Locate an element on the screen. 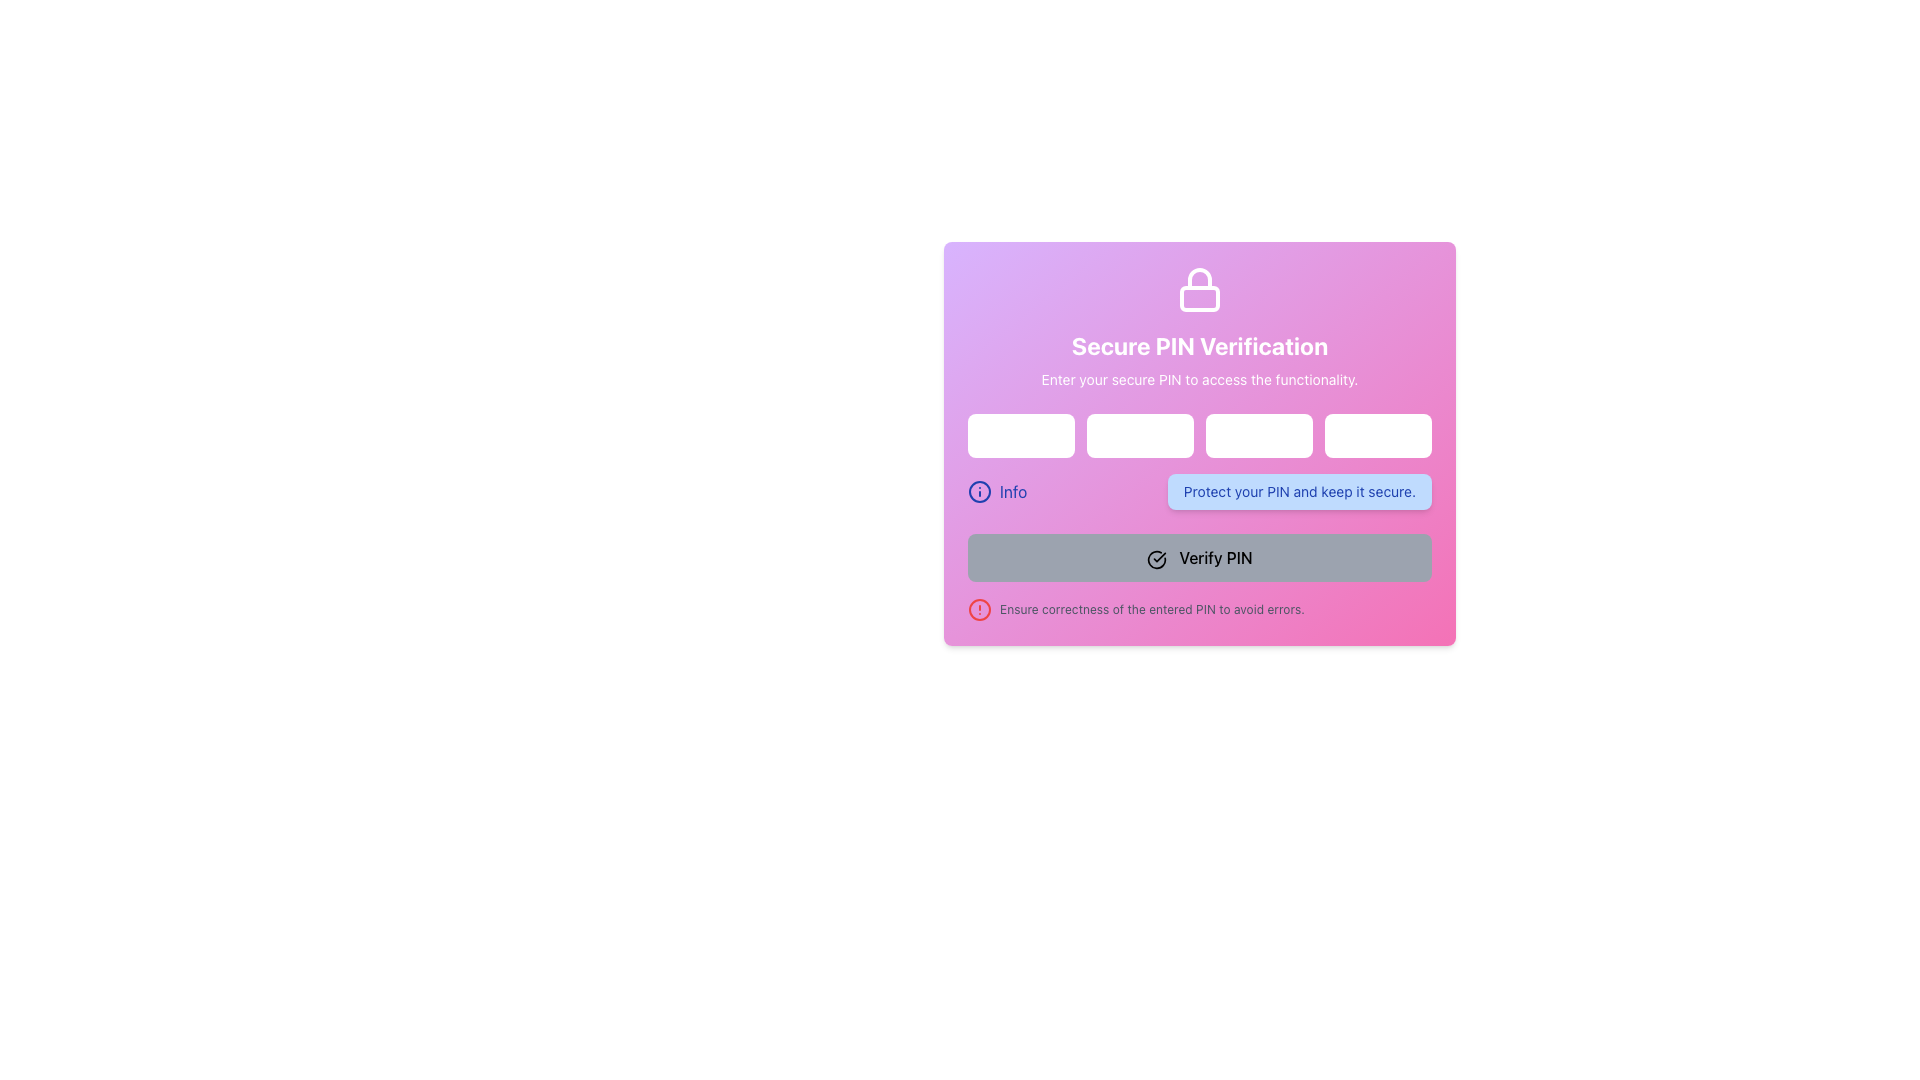  the button used for initiating the PIN verification process, located below the 'Protect your PIN and keep it secure' text is located at coordinates (1200, 558).